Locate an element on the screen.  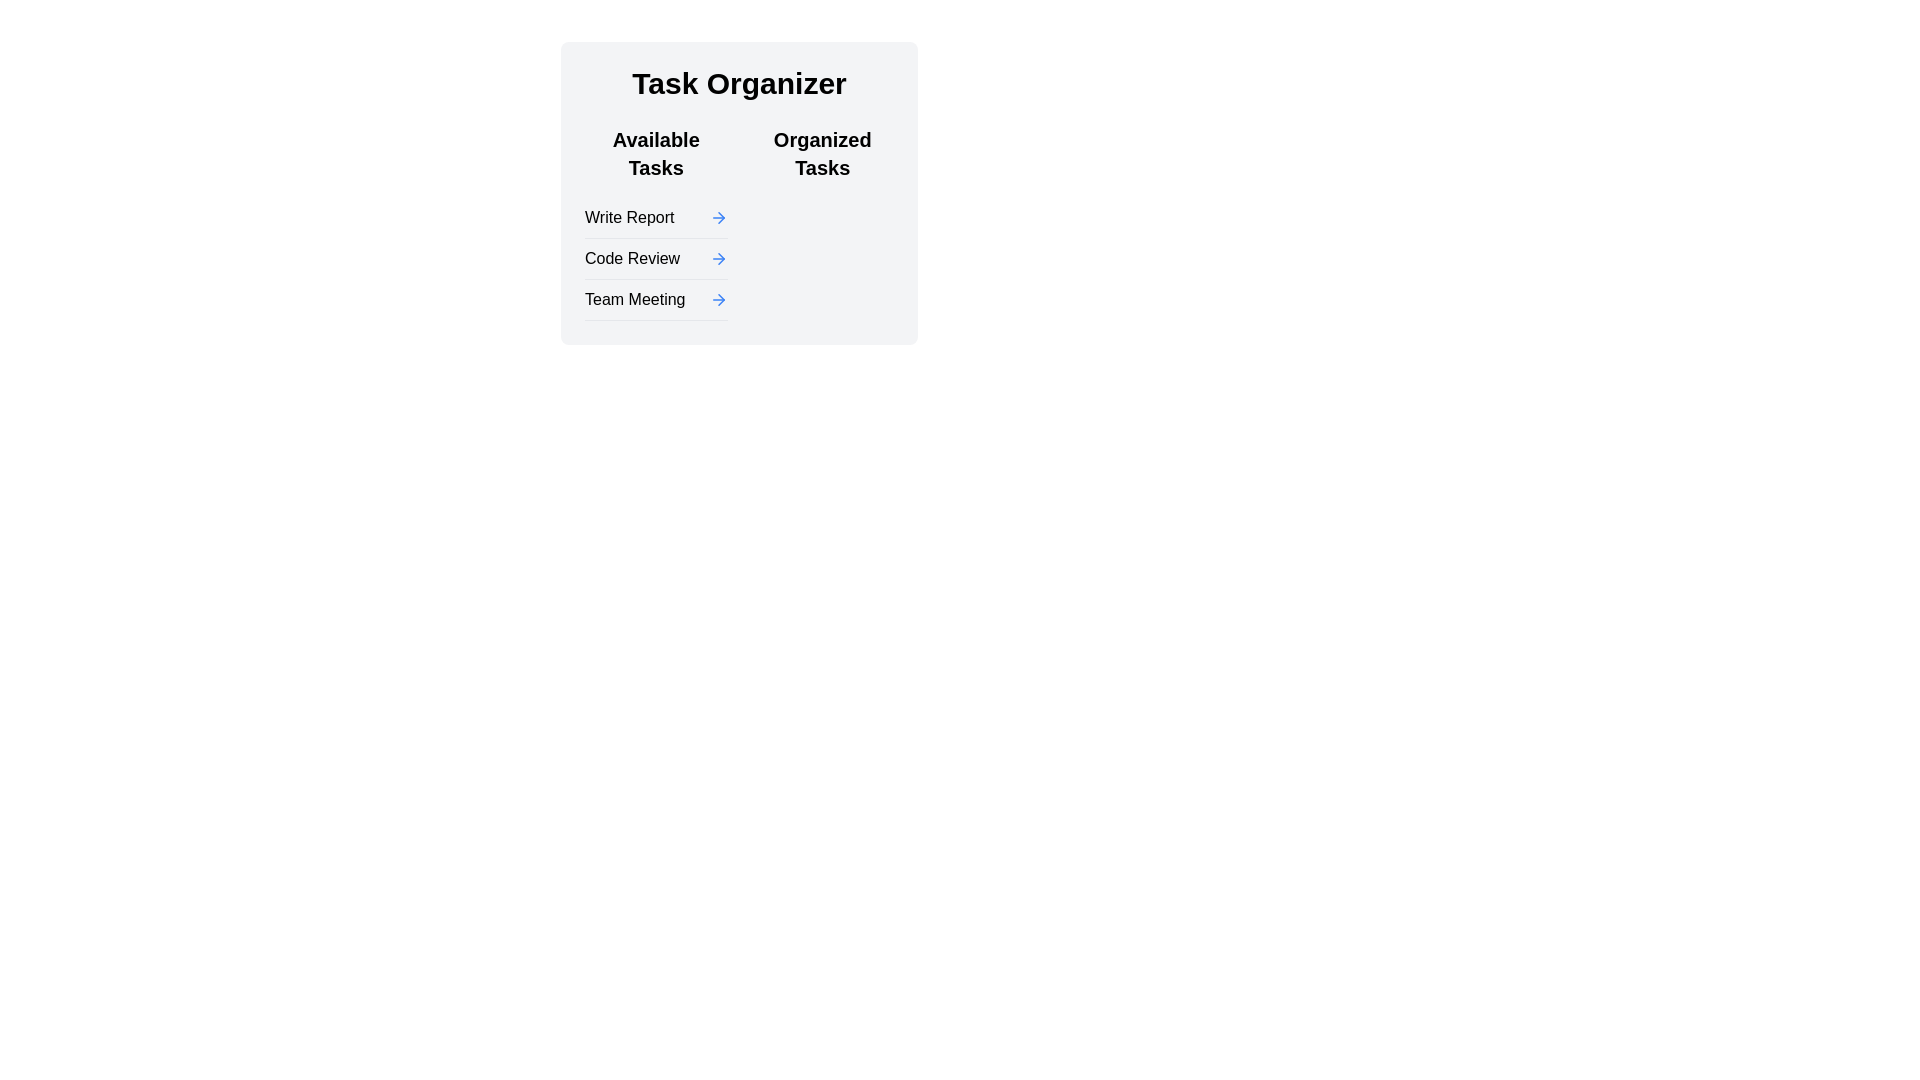
the 'Code Review' task list item in the second row of the 'Available Tasks' list is located at coordinates (656, 258).